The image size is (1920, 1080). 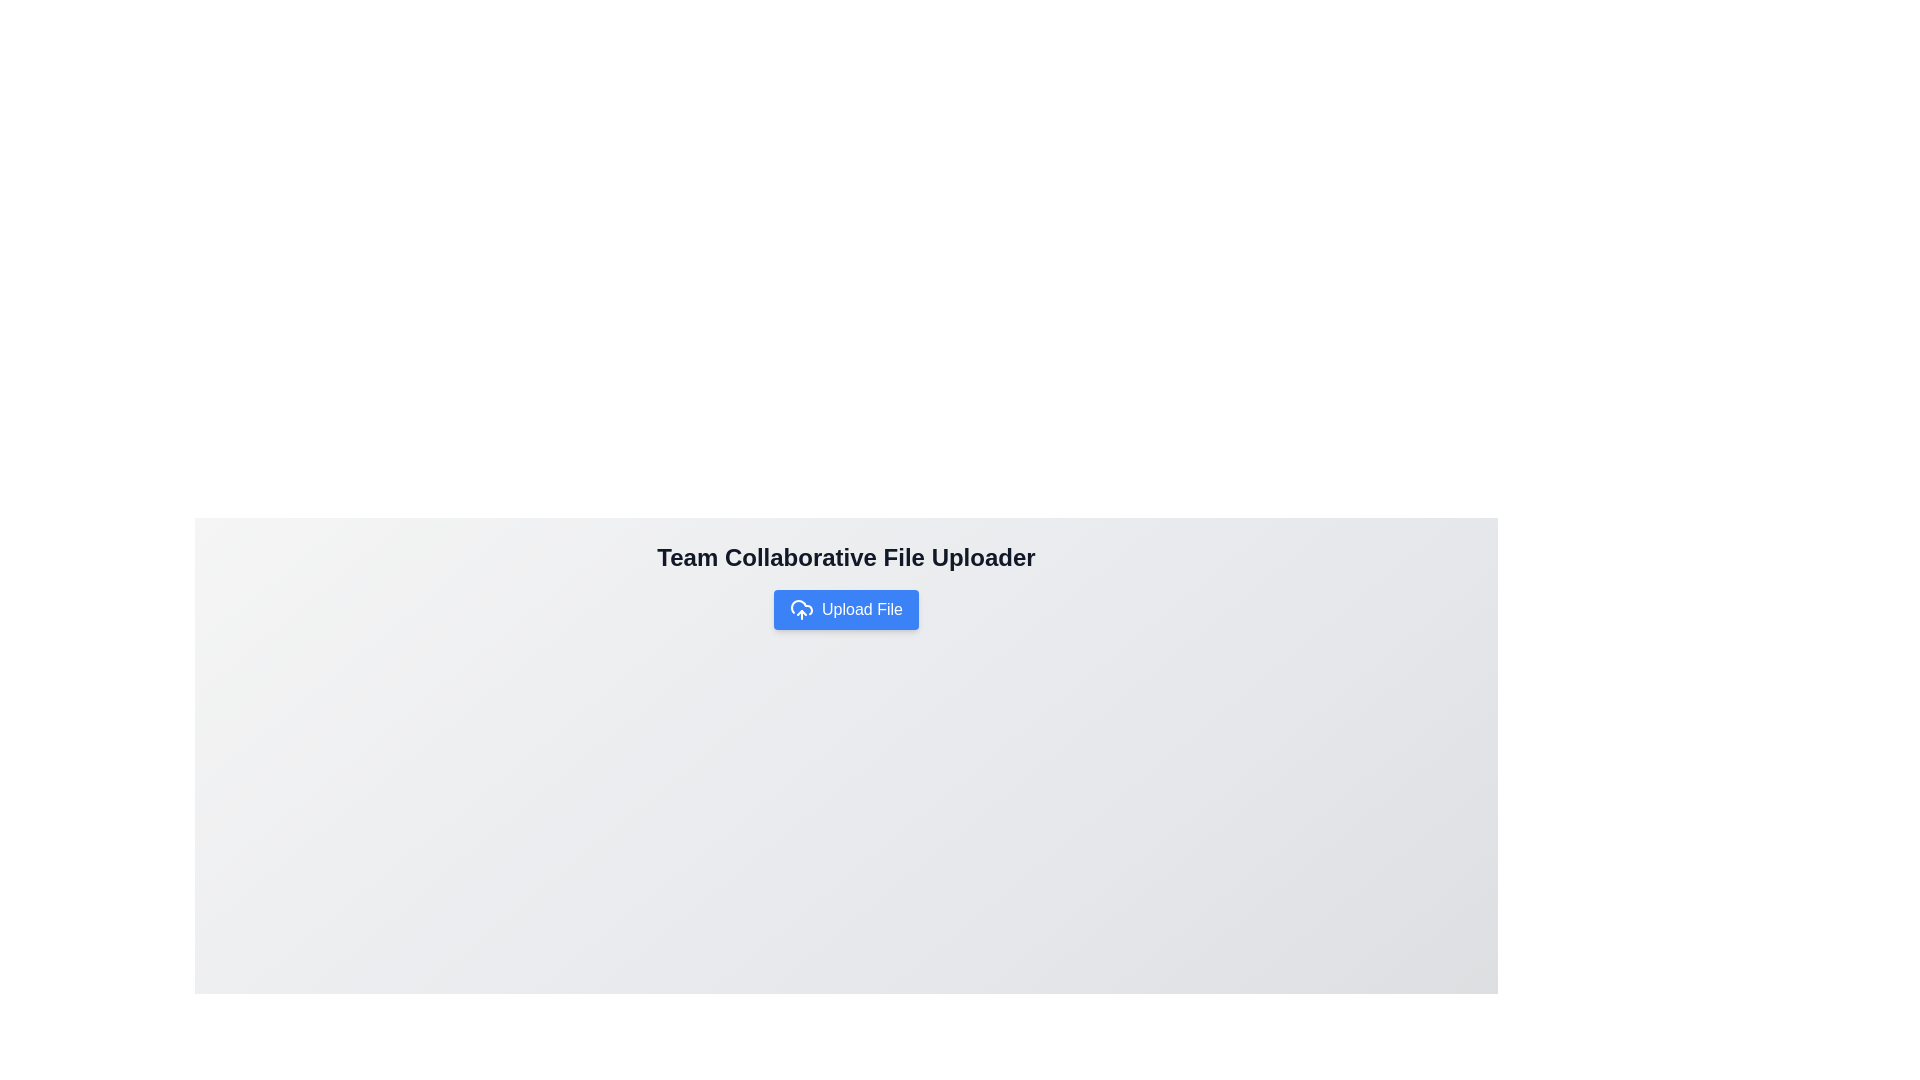 I want to click on the cloud icon located within the 'Upload File' button, specifically centered inside the circular portion of the cloud icon, so click(x=801, y=606).